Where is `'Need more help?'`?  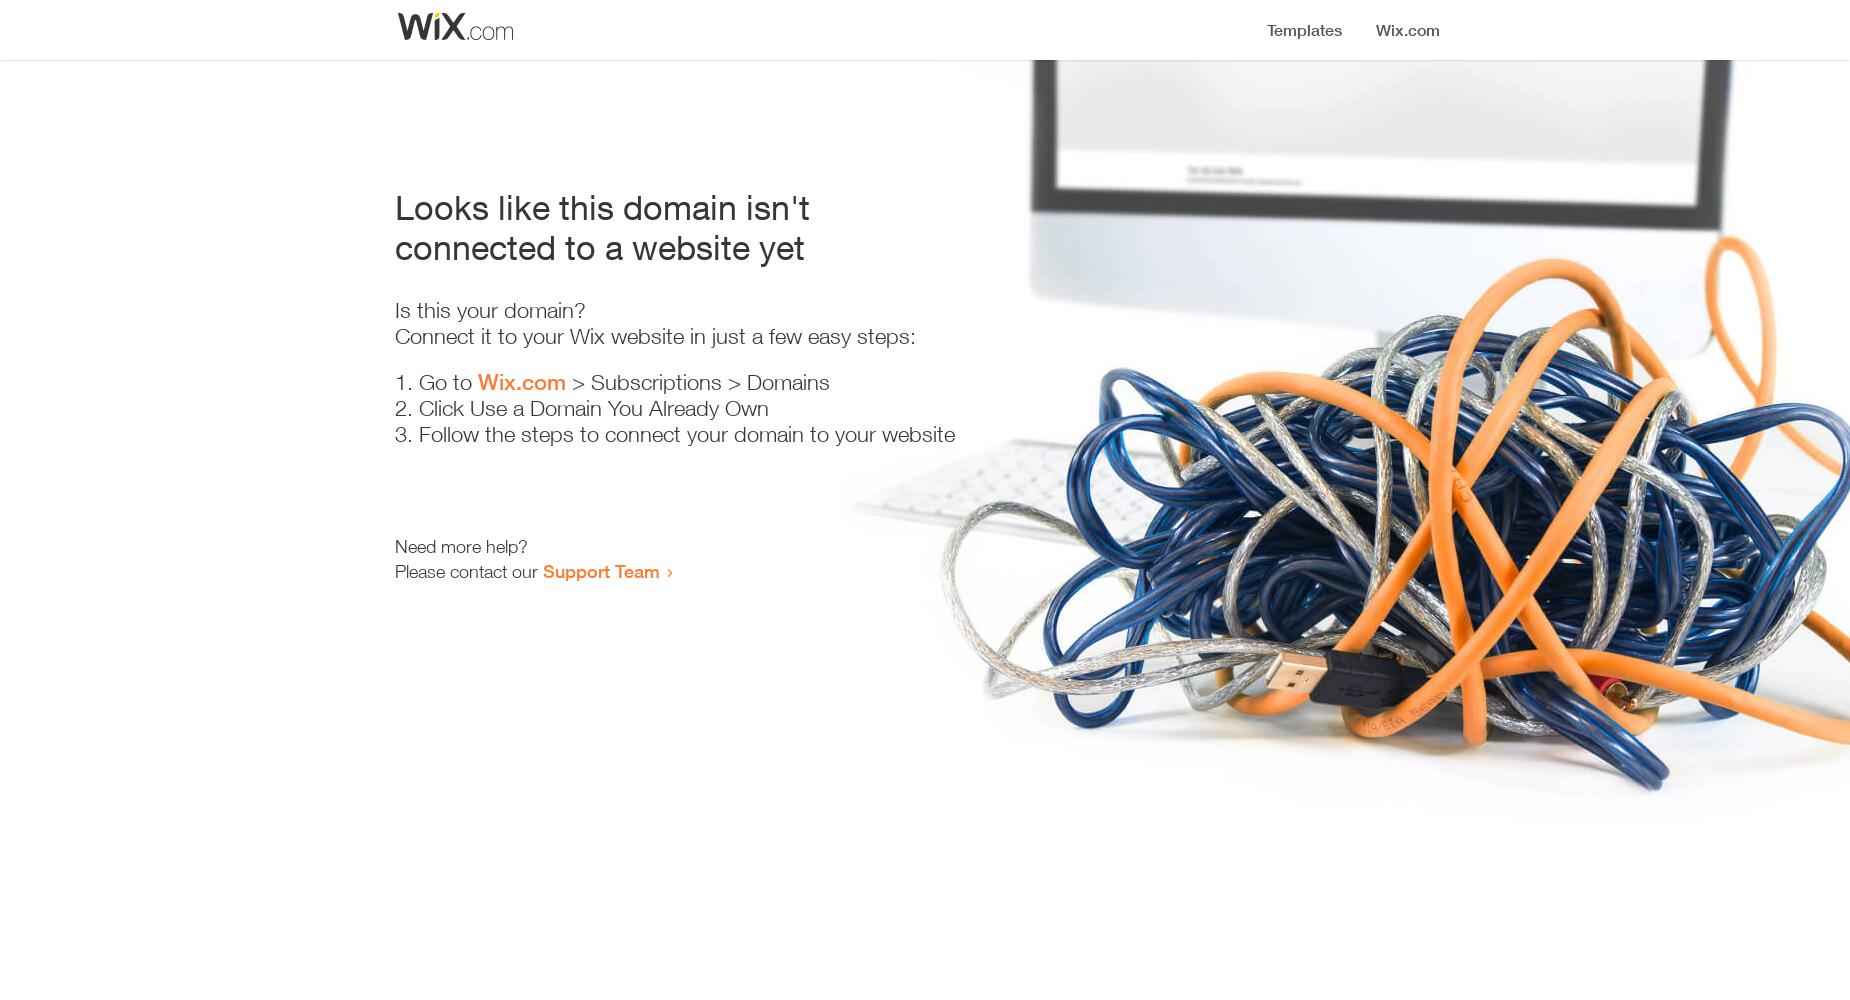
'Need more help?' is located at coordinates (460, 546).